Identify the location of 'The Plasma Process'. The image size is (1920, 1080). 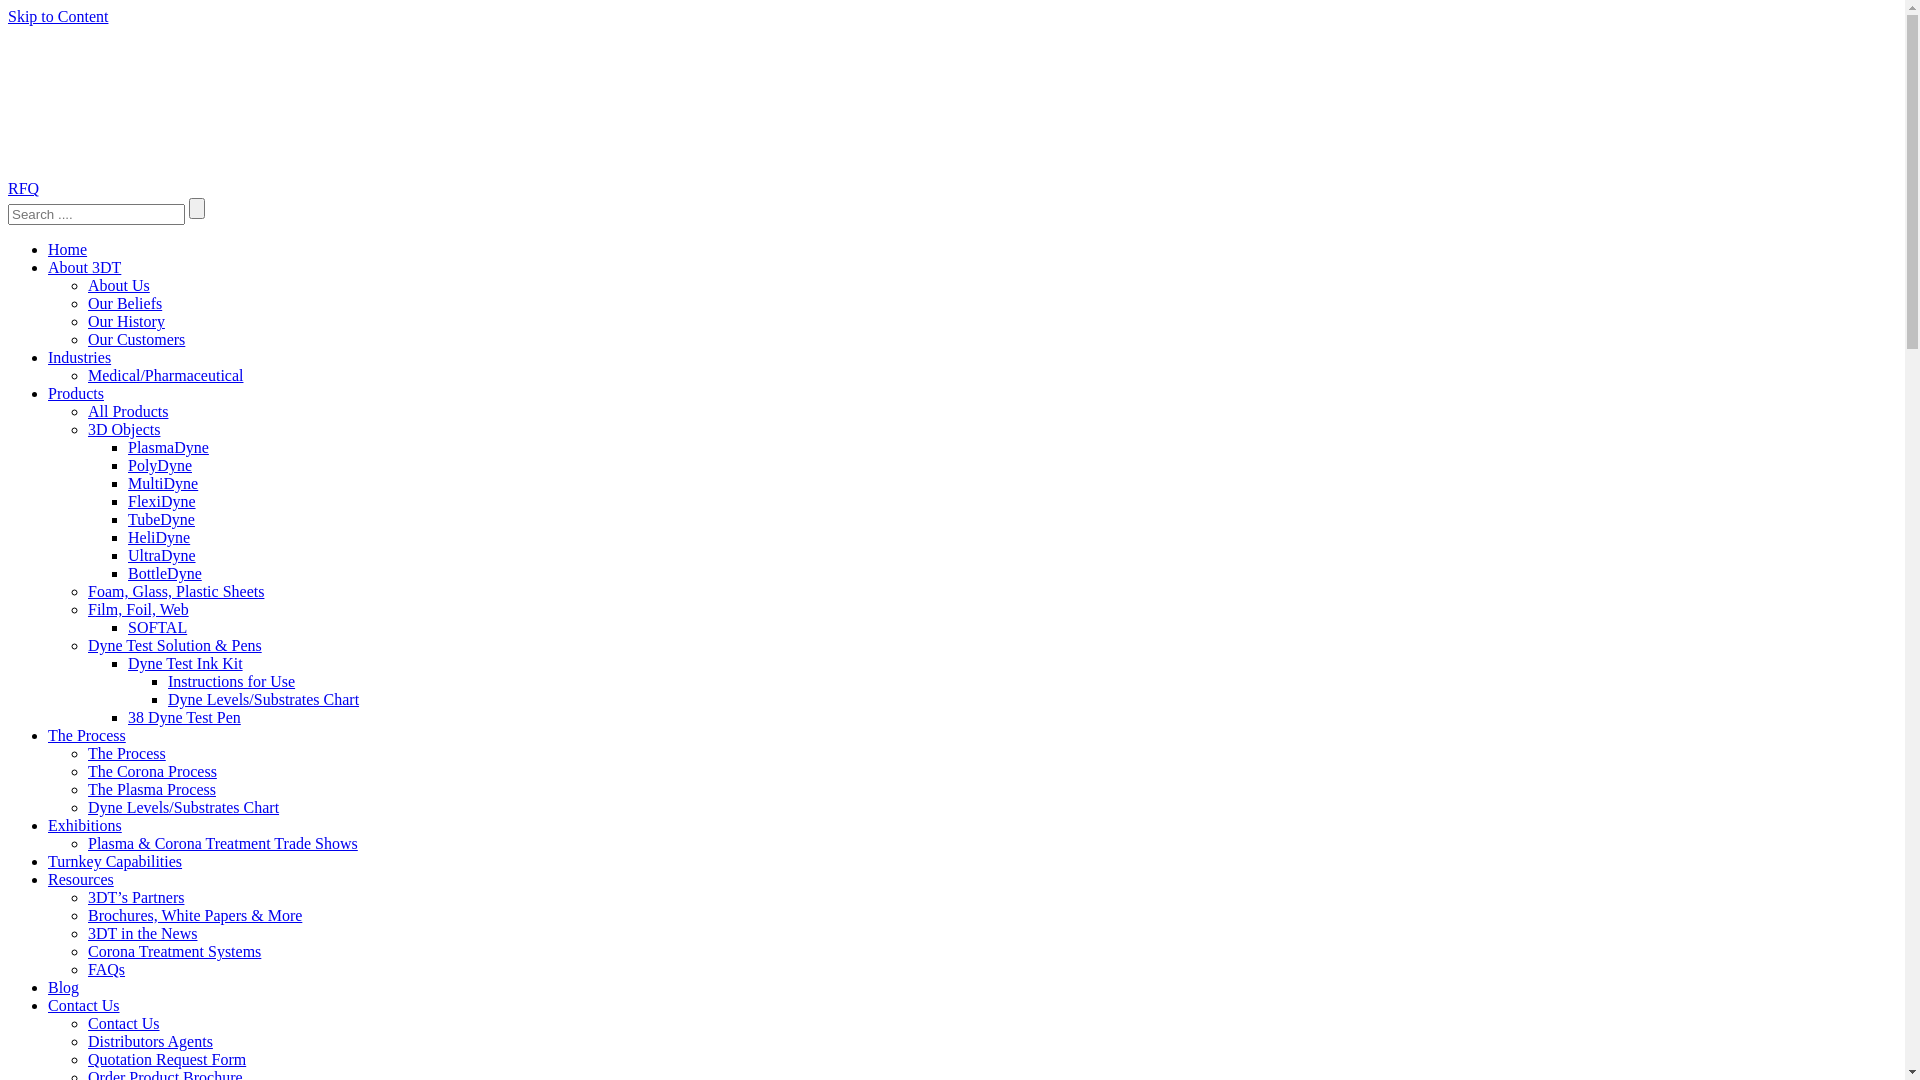
(151, 788).